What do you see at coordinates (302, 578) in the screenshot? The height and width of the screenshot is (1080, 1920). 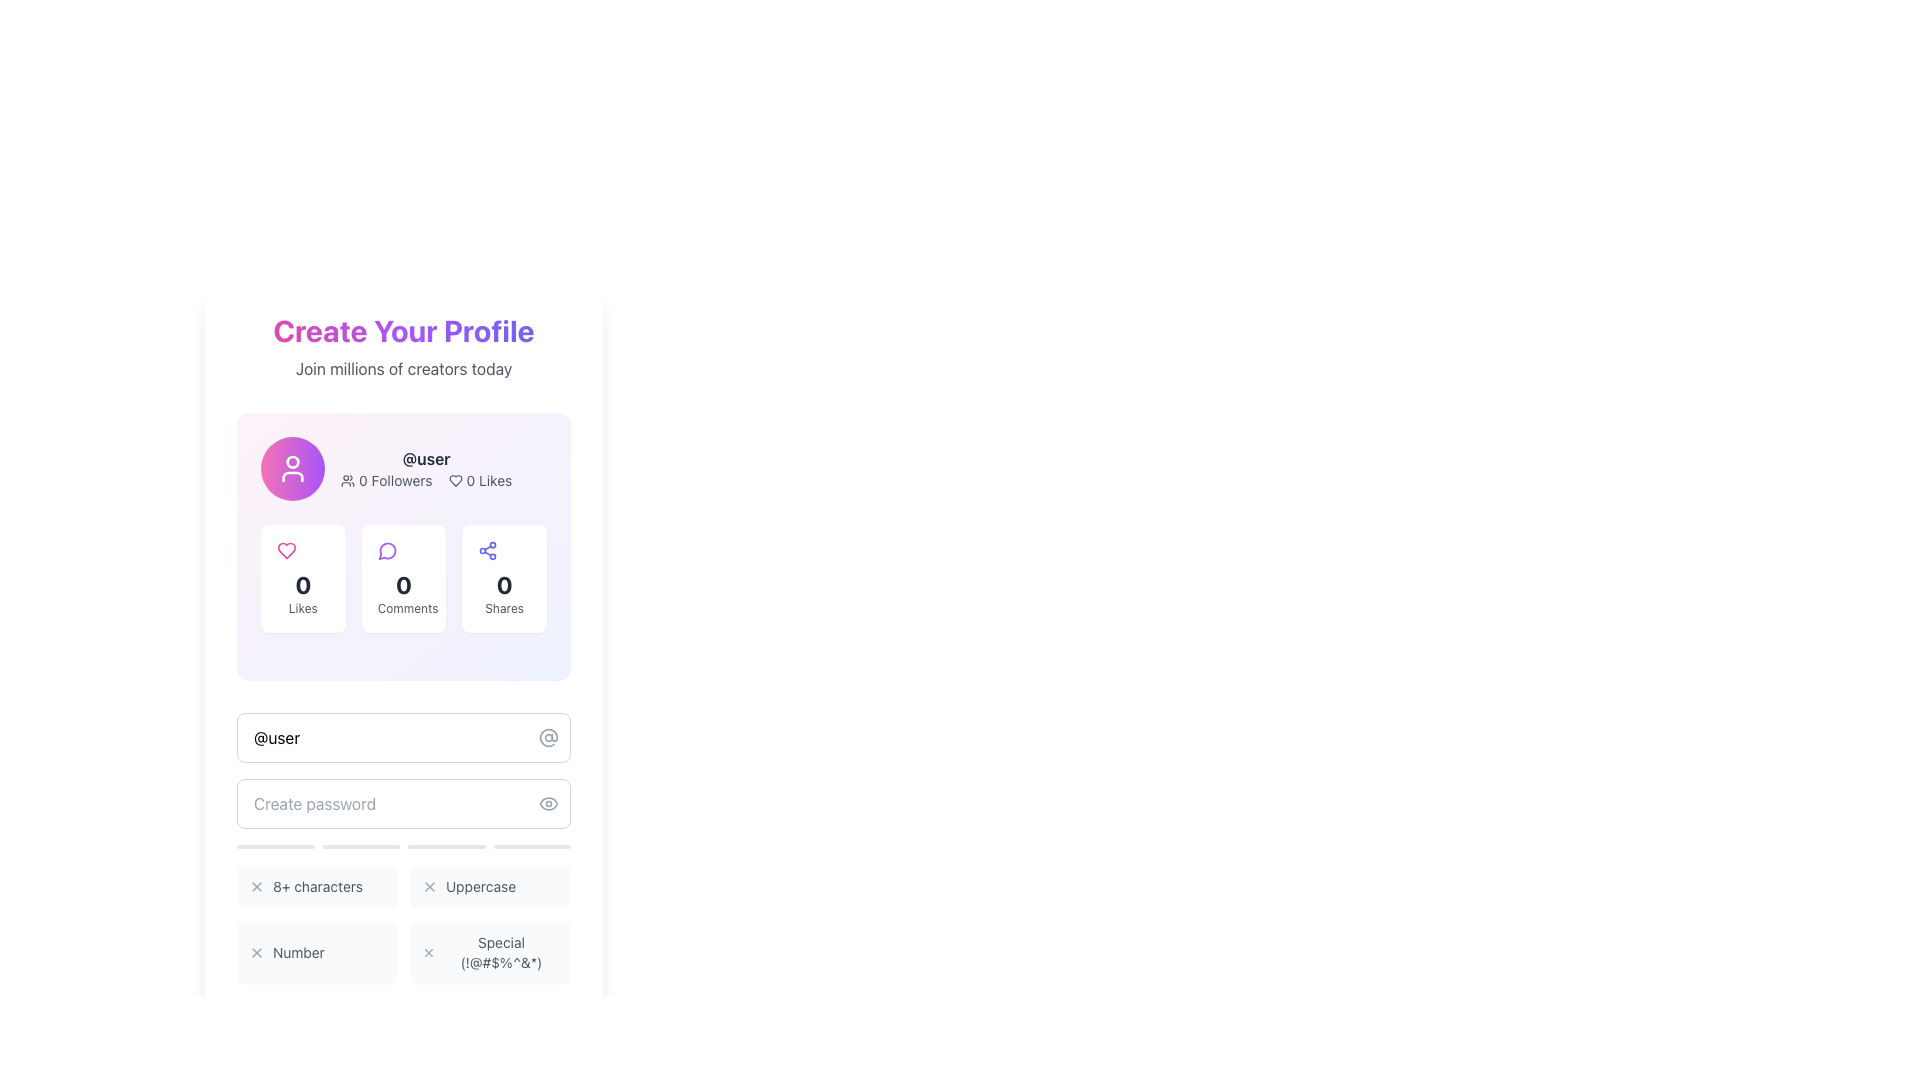 I see `the first statistical display widget that shows a heart icon in pink, the number '0' in bold, and the label 'Likes' beneath it` at bounding box center [302, 578].